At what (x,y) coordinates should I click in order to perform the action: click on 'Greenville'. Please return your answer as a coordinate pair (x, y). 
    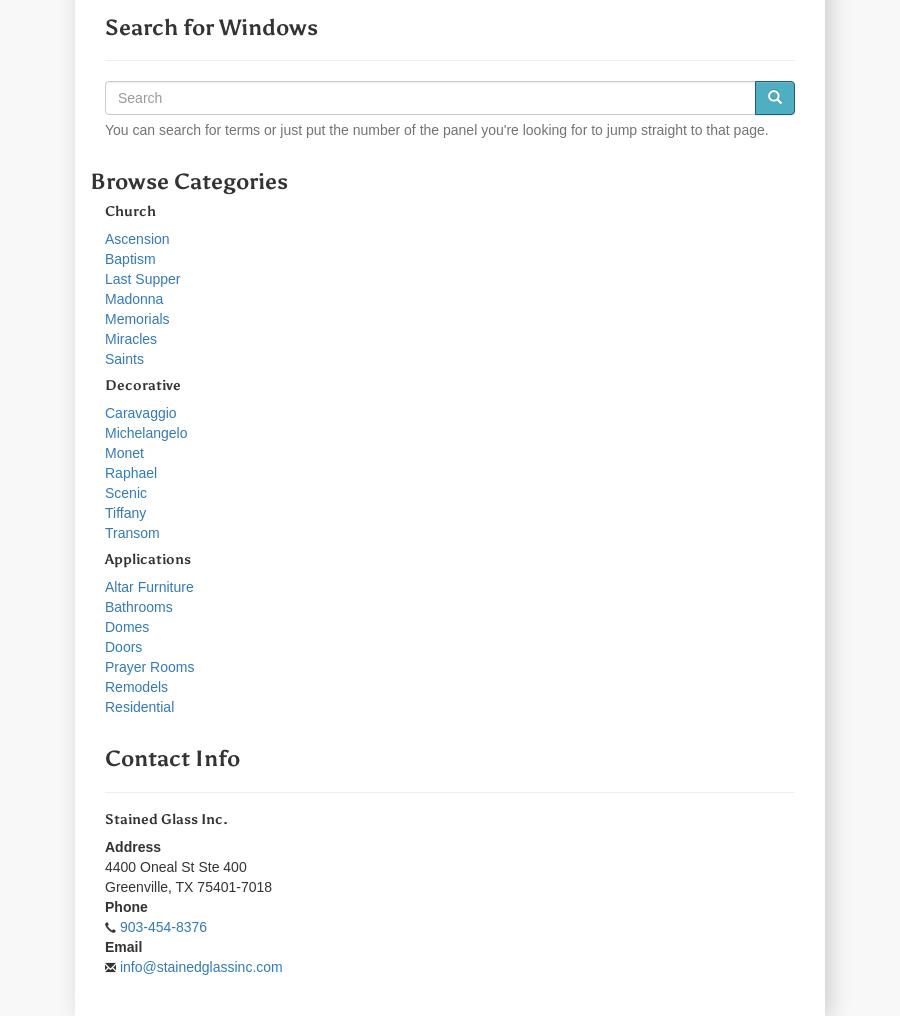
    Looking at the image, I should click on (136, 885).